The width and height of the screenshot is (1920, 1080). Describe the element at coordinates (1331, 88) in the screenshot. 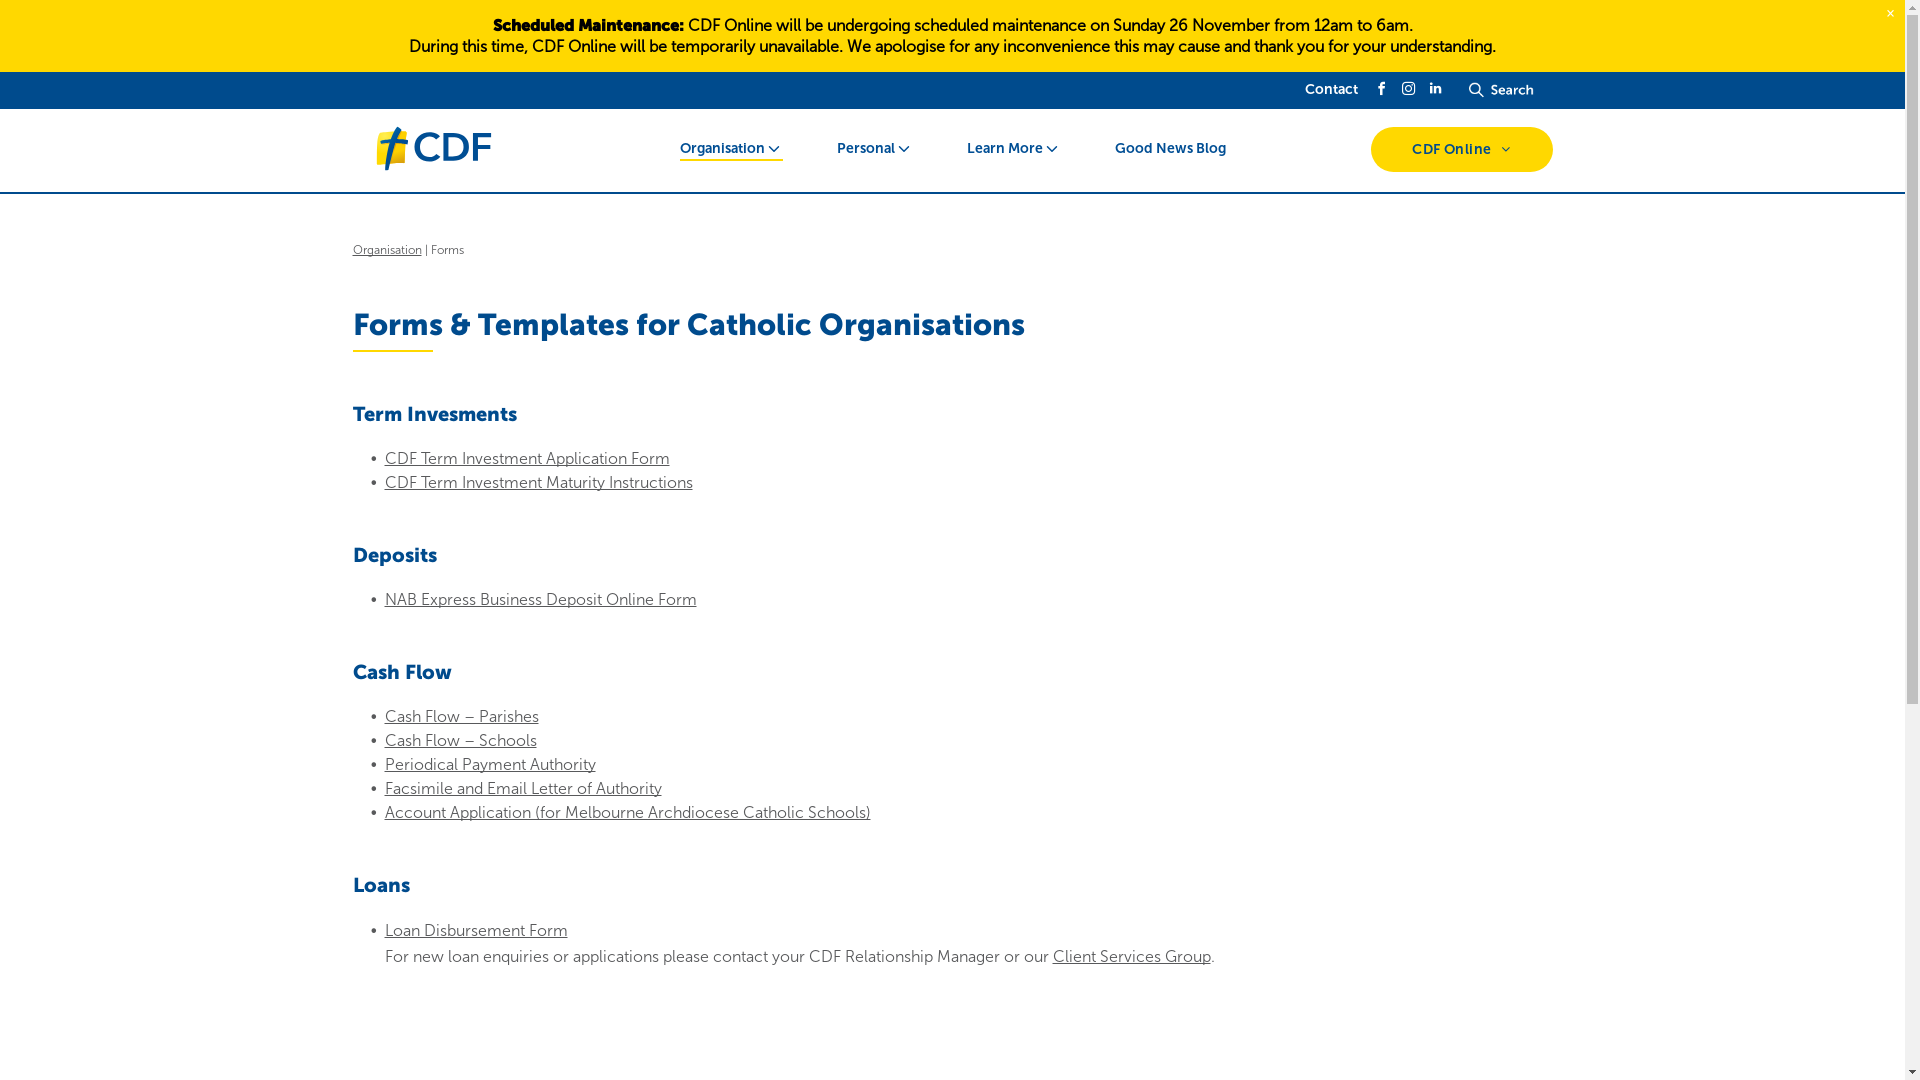

I see `'Contact'` at that location.